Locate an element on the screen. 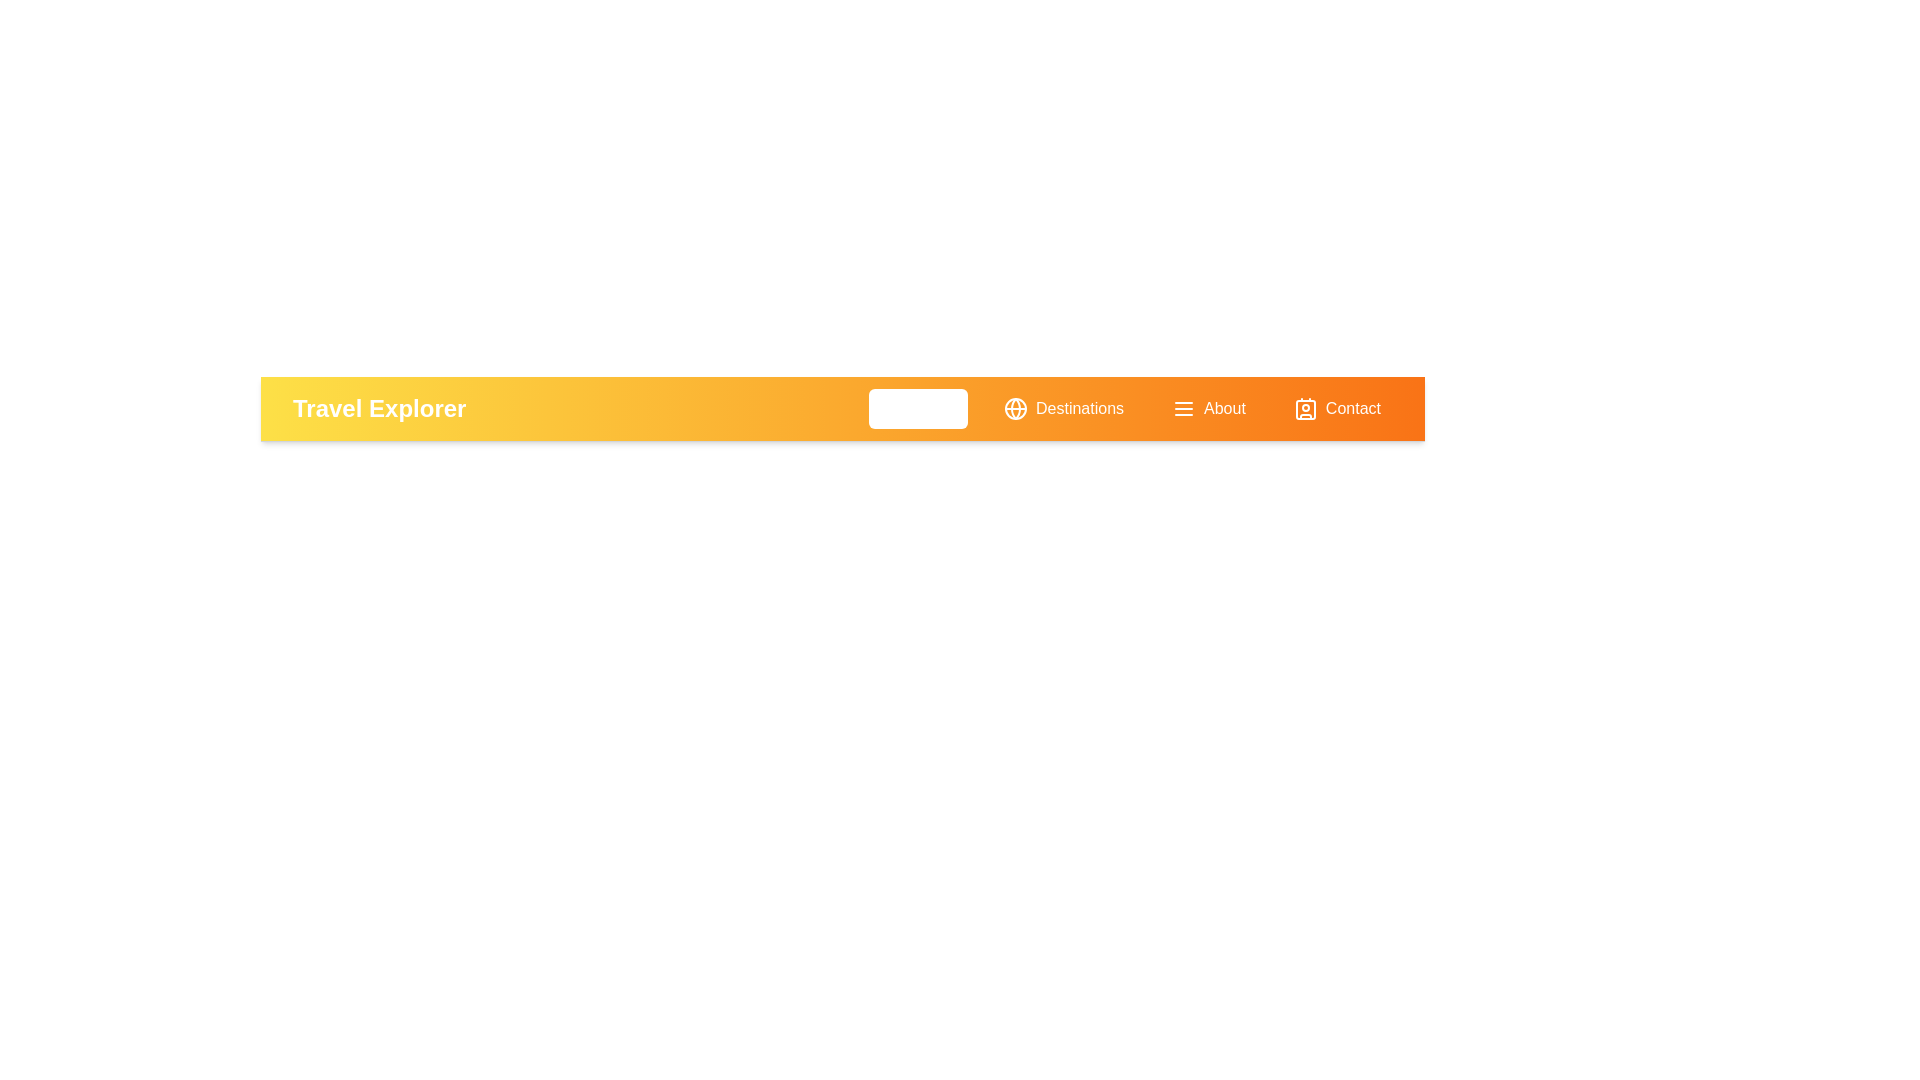 Image resolution: width=1920 pixels, height=1080 pixels. the 'About' button, which is a horizontally-aligned button with white text on an orange background is located at coordinates (1208, 407).